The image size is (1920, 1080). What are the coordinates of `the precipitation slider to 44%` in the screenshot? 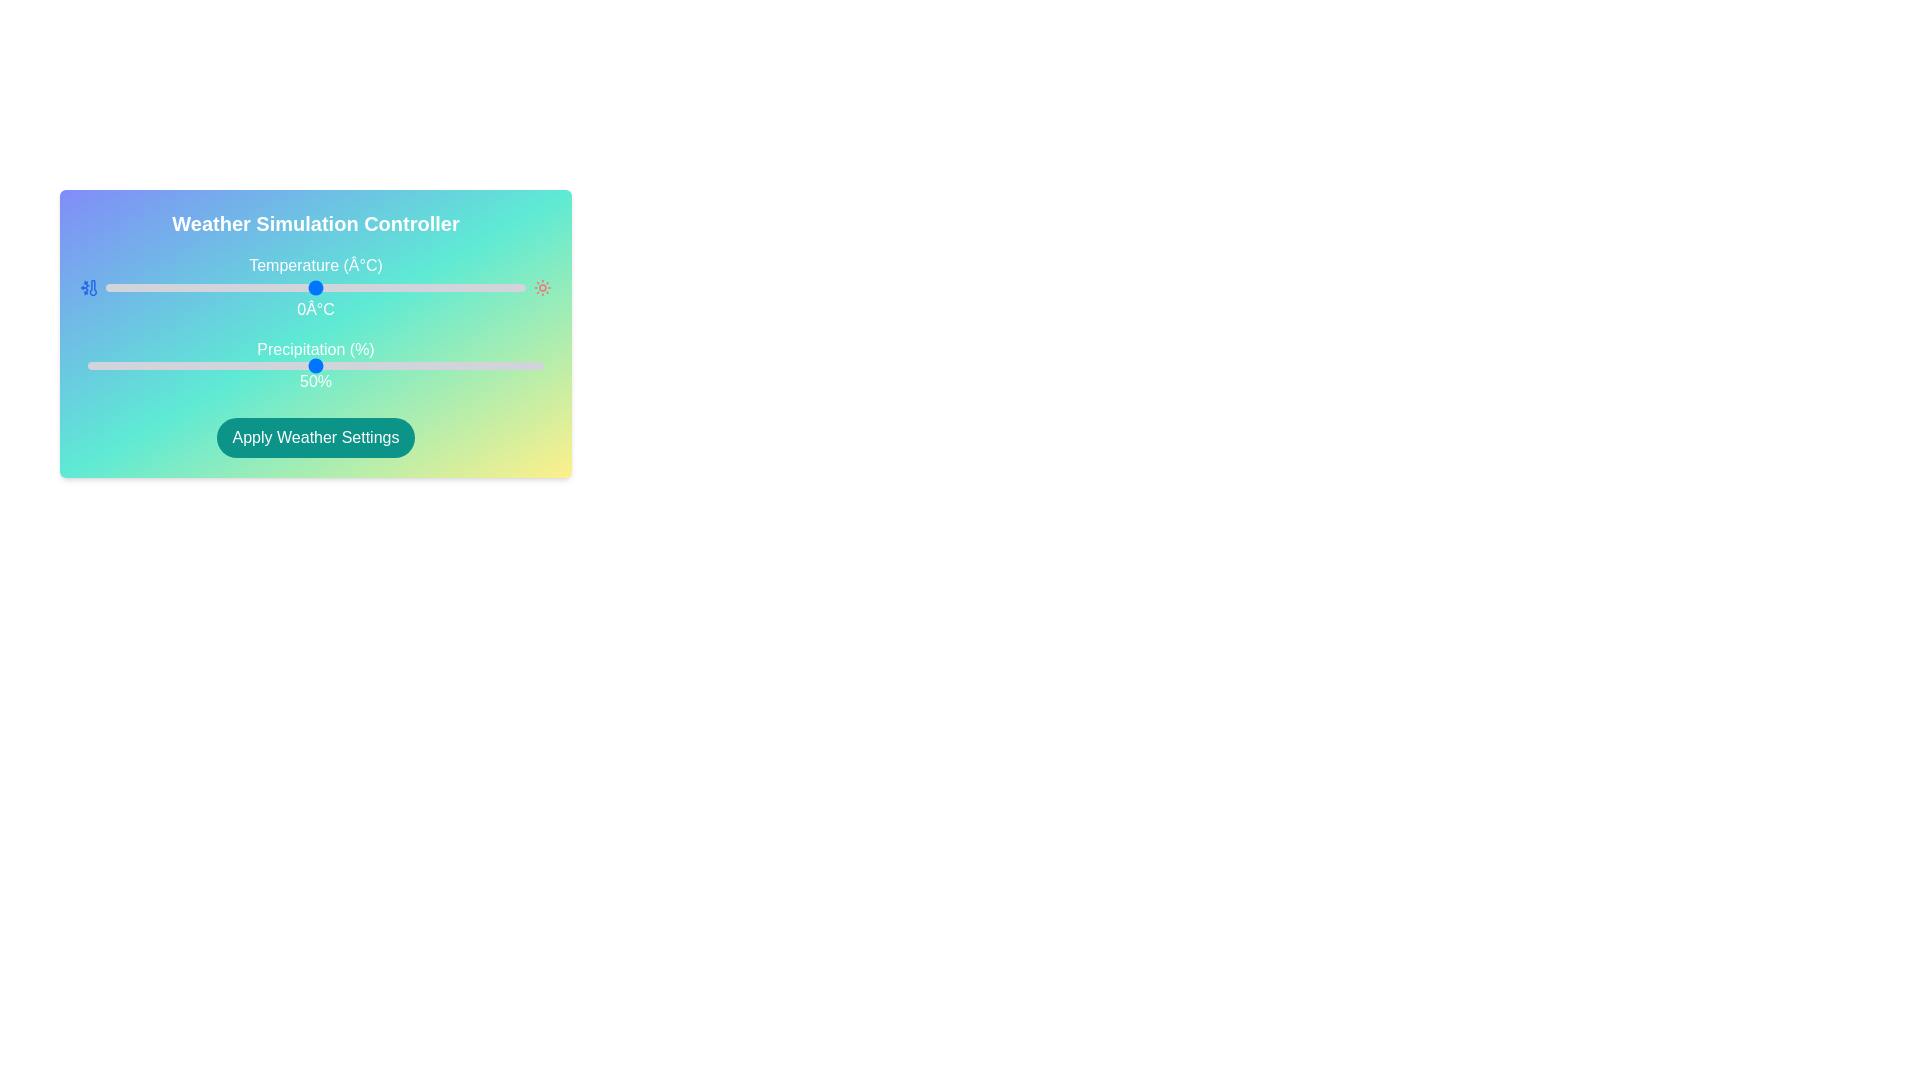 It's located at (287, 366).